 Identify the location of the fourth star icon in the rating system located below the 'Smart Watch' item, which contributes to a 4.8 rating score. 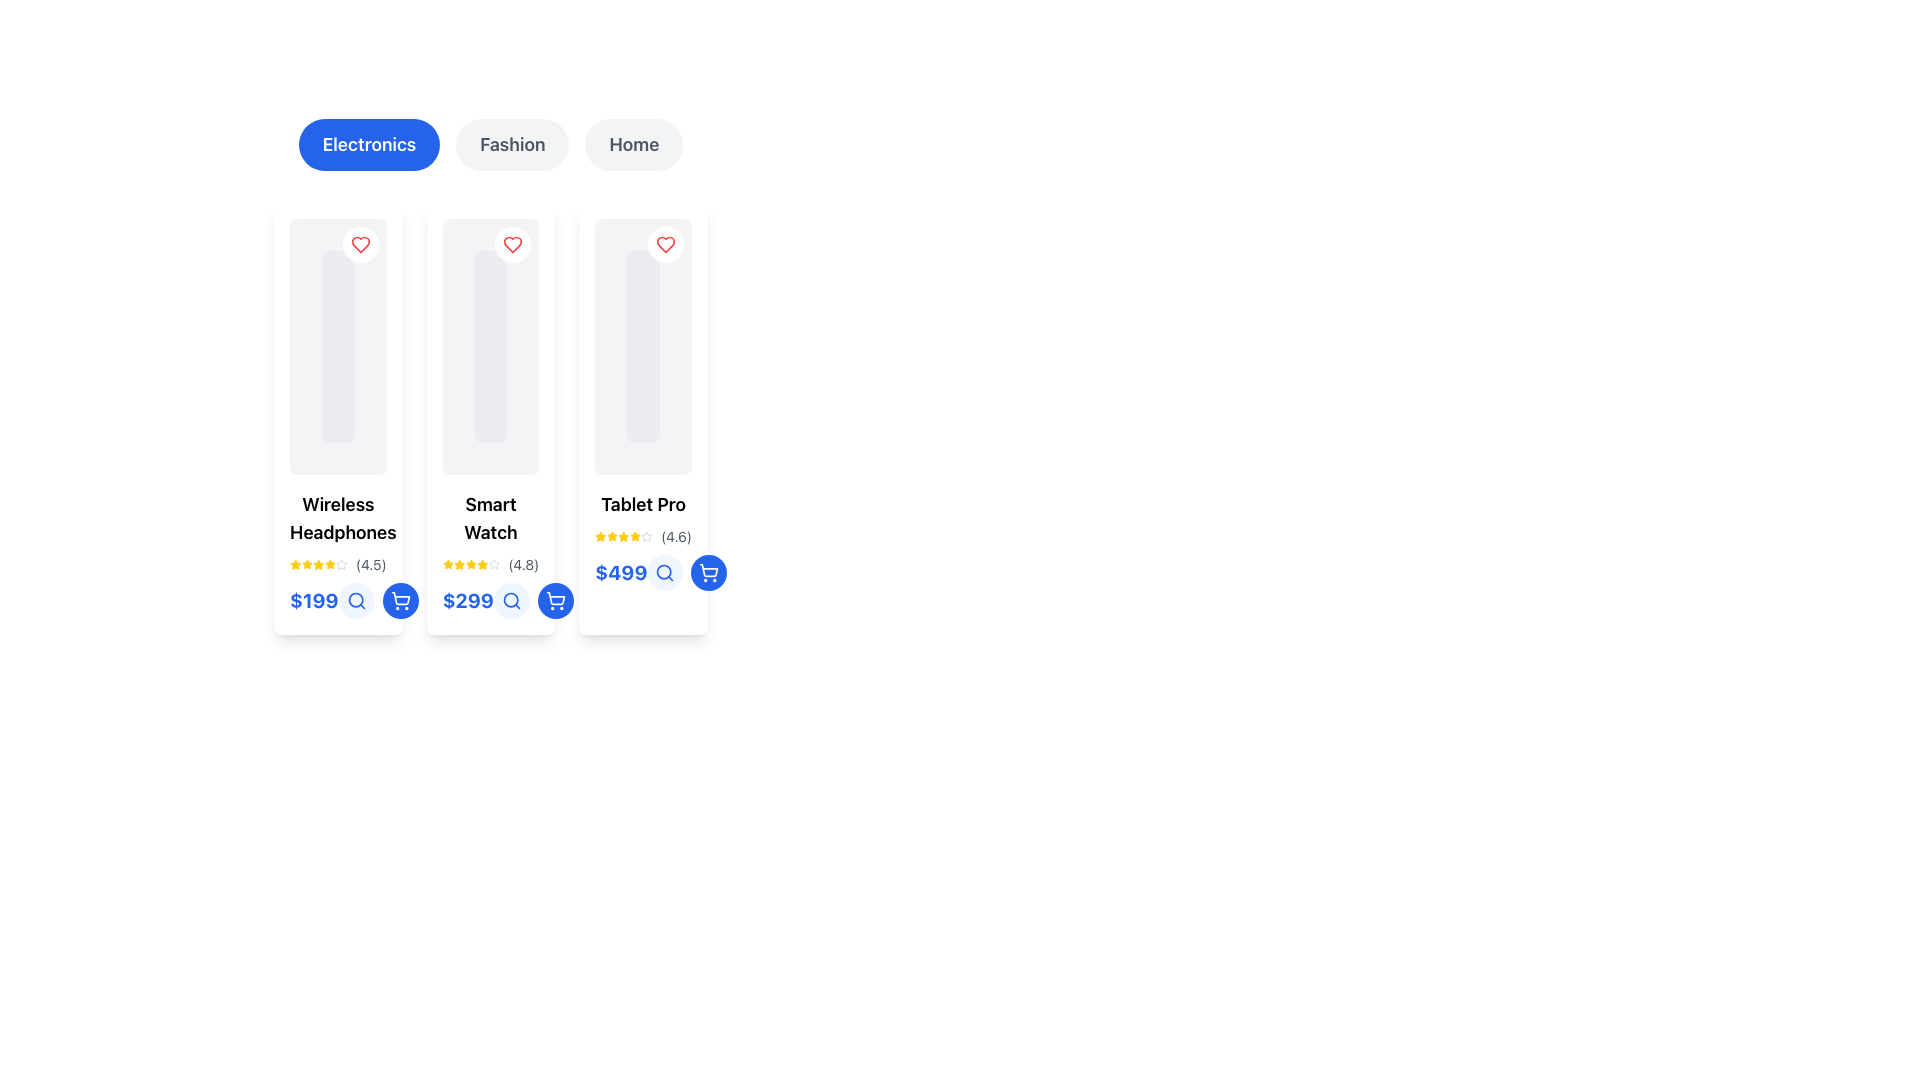
(469, 564).